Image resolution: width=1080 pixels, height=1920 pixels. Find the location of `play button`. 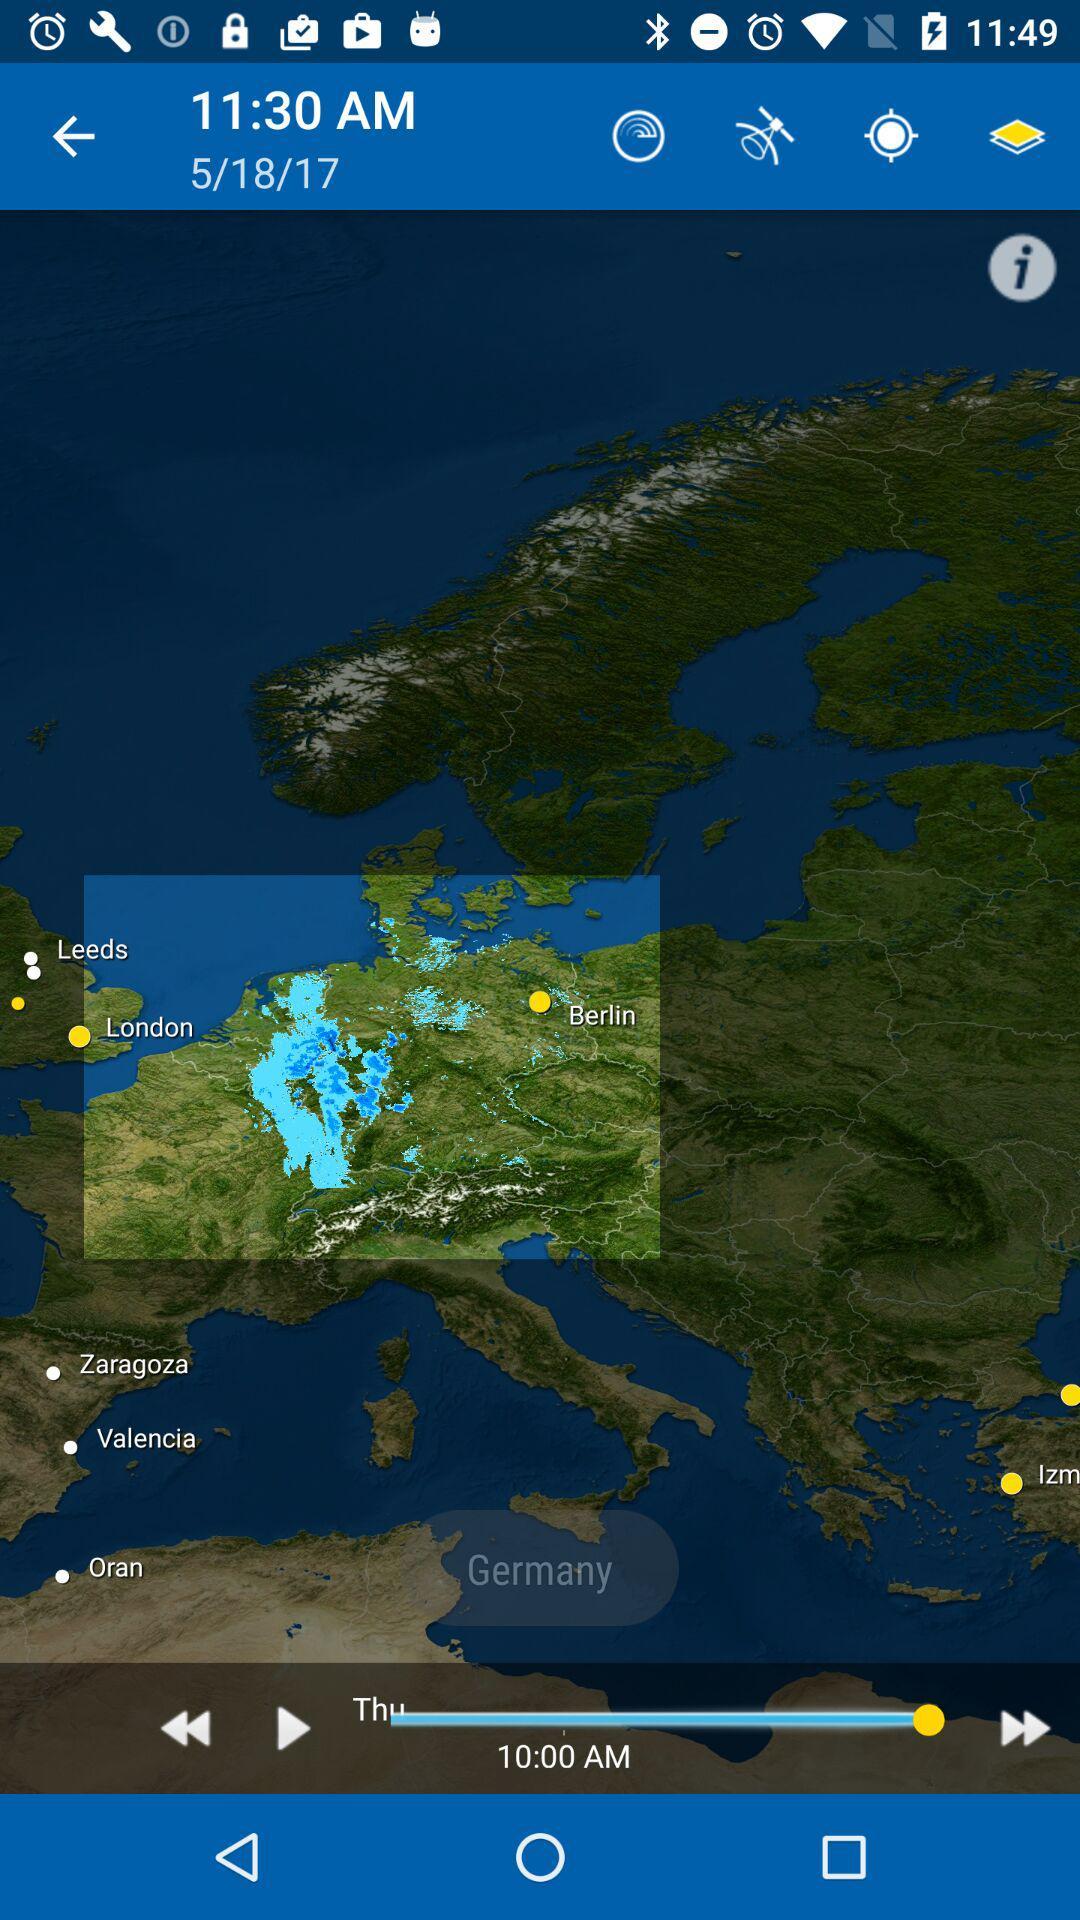

play button is located at coordinates (294, 1727).